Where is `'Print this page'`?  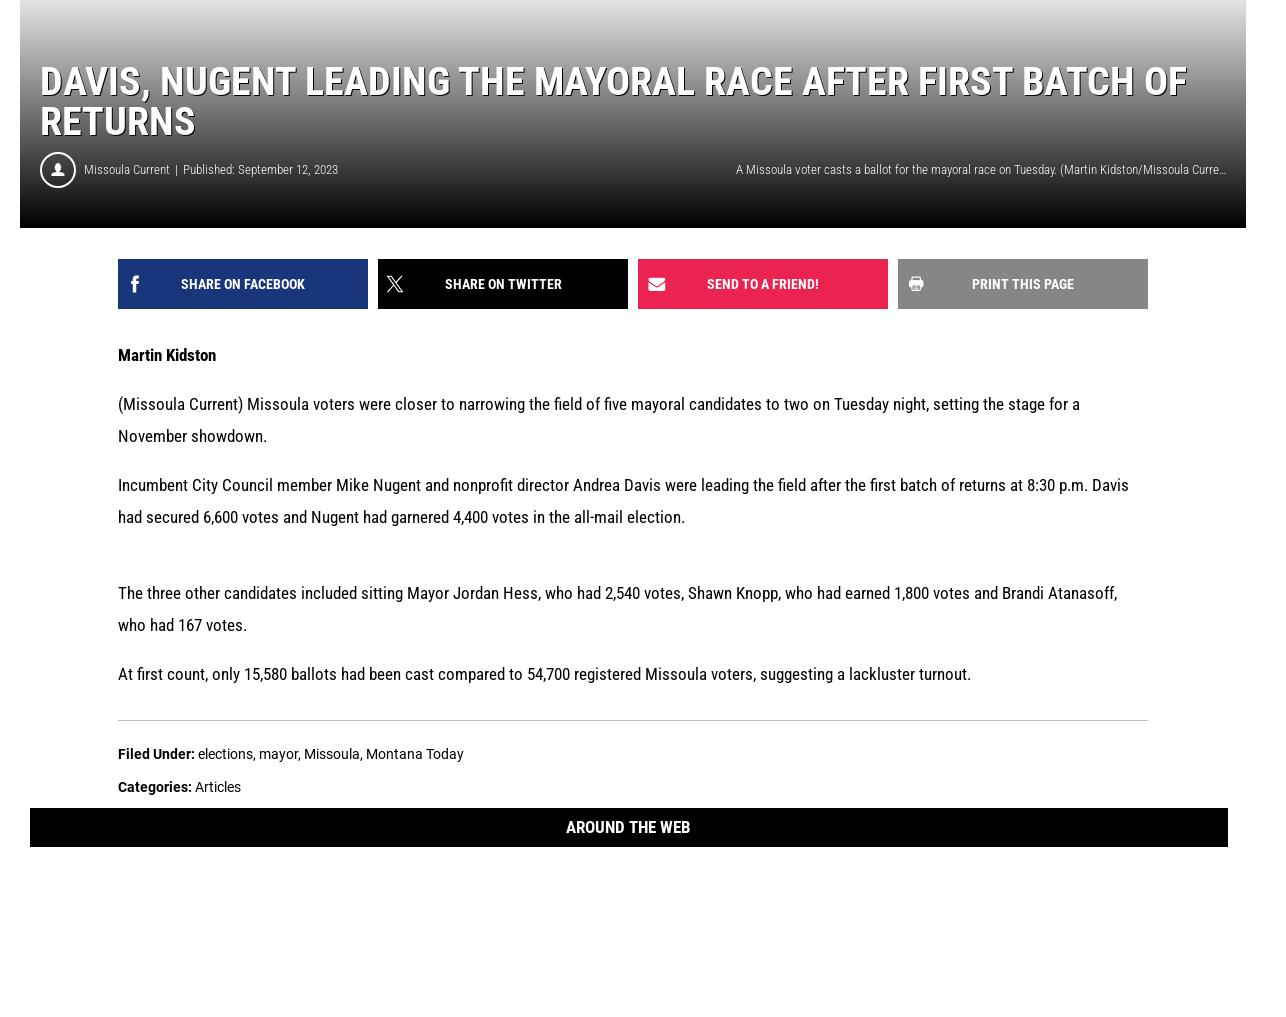 'Print this page' is located at coordinates (1022, 282).